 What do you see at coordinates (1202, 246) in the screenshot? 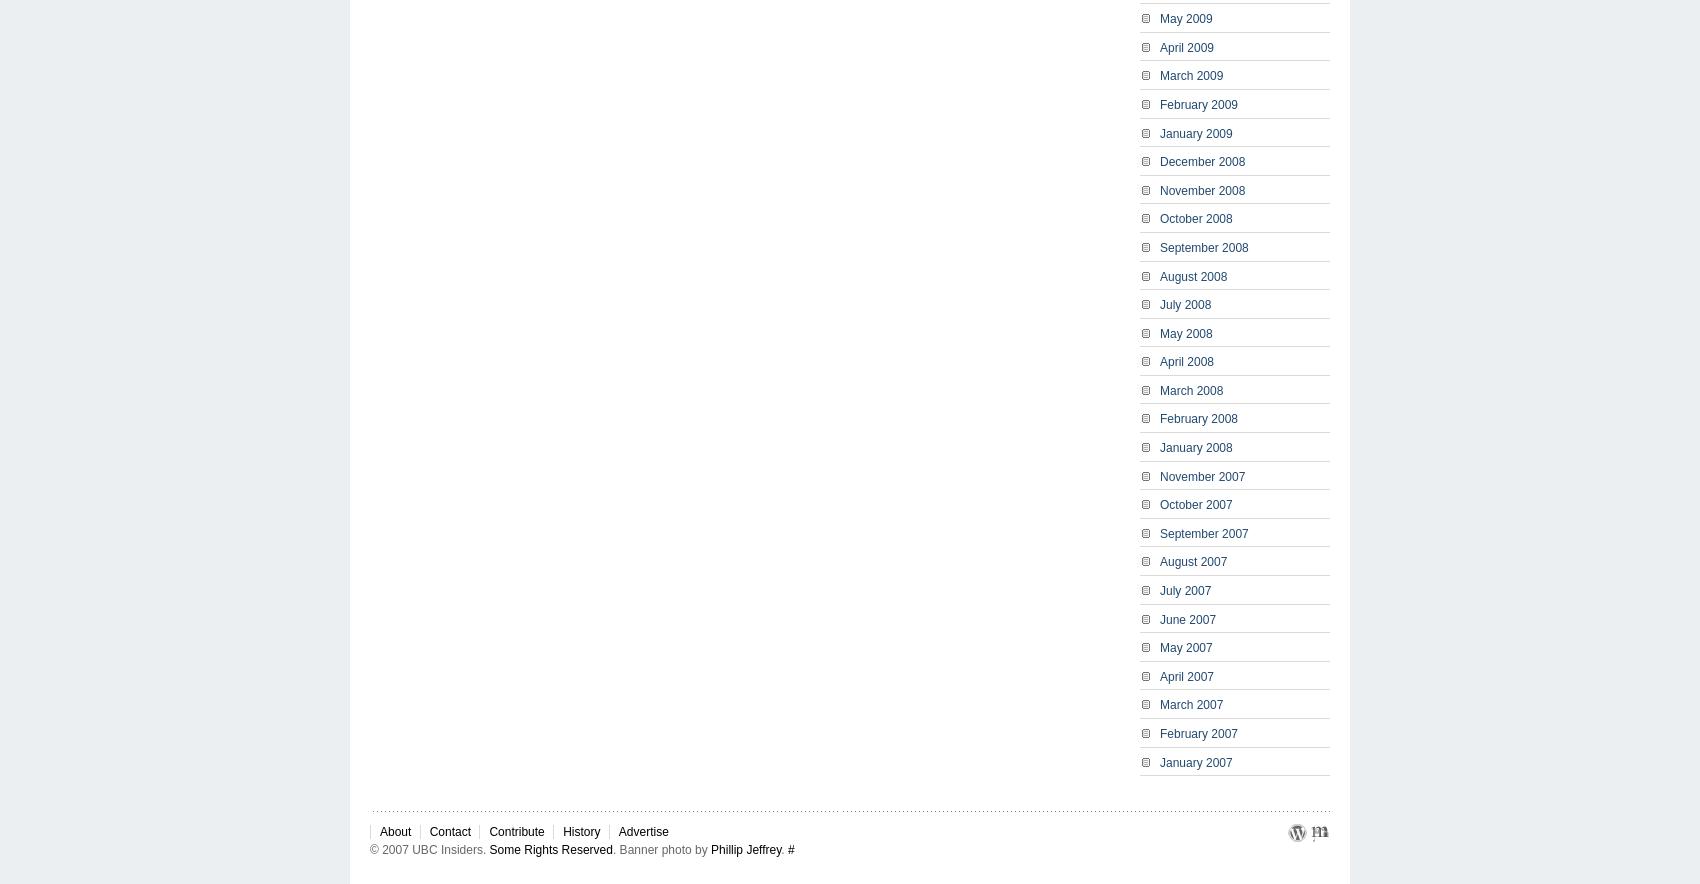
I see `'September 2008'` at bounding box center [1202, 246].